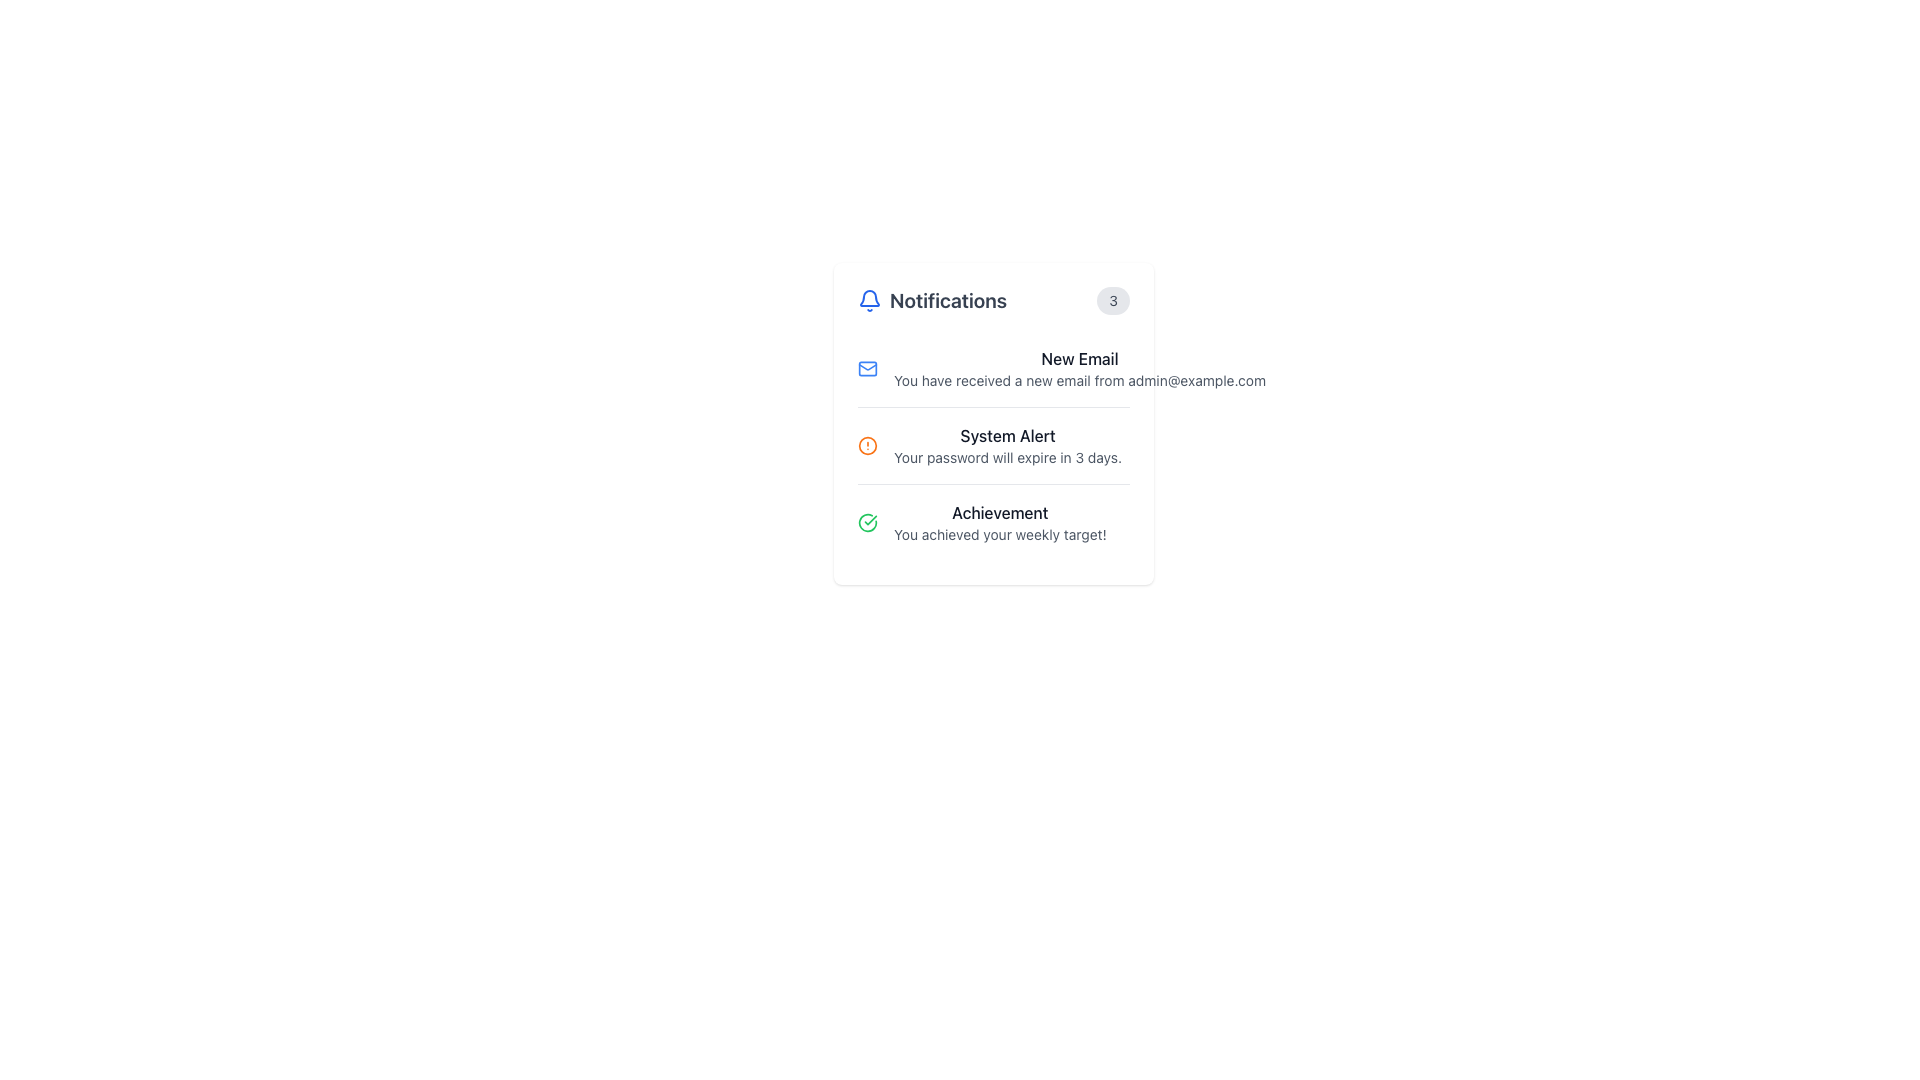 Image resolution: width=1920 pixels, height=1080 pixels. What do you see at coordinates (993, 300) in the screenshot?
I see `the notification header element, which consists of an icon, text, and a badge indicating the number of notifications` at bounding box center [993, 300].